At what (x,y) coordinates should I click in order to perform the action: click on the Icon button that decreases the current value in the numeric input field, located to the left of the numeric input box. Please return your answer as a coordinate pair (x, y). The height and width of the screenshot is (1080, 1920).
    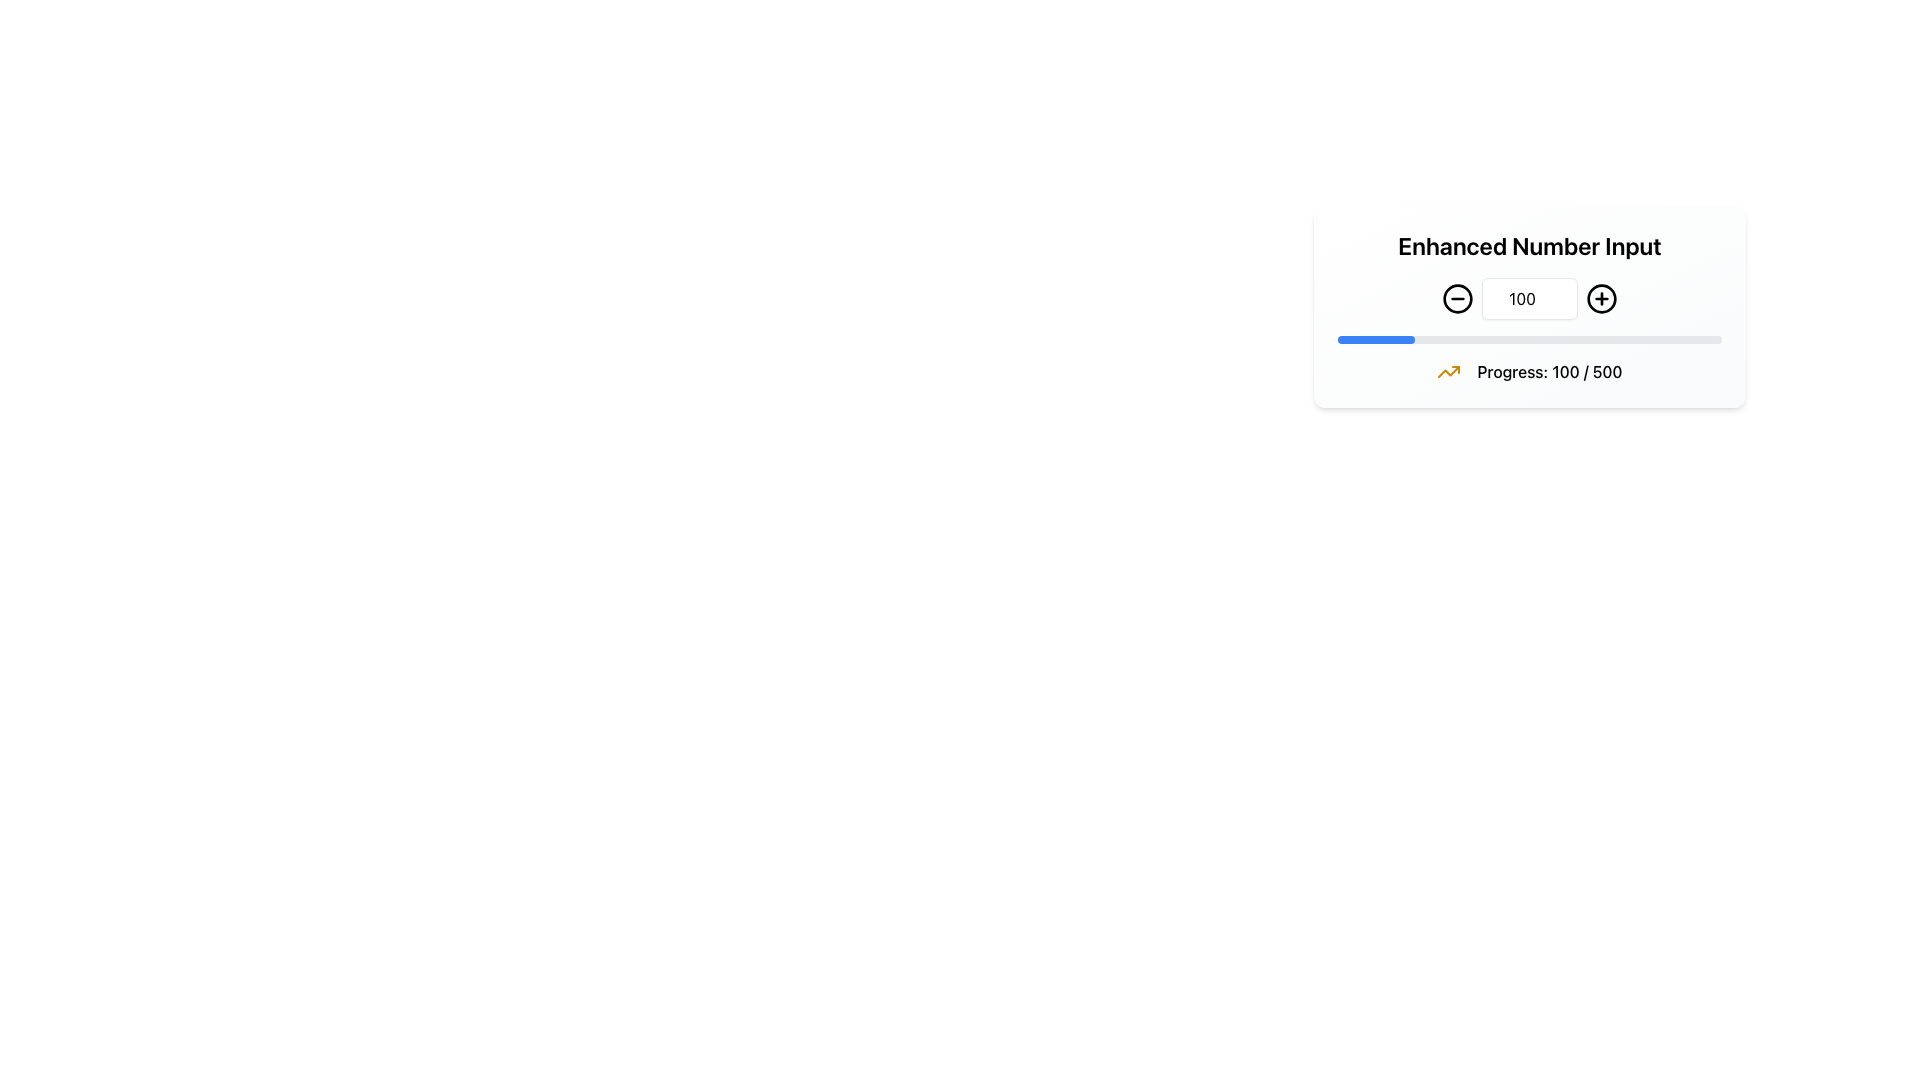
    Looking at the image, I should click on (1458, 299).